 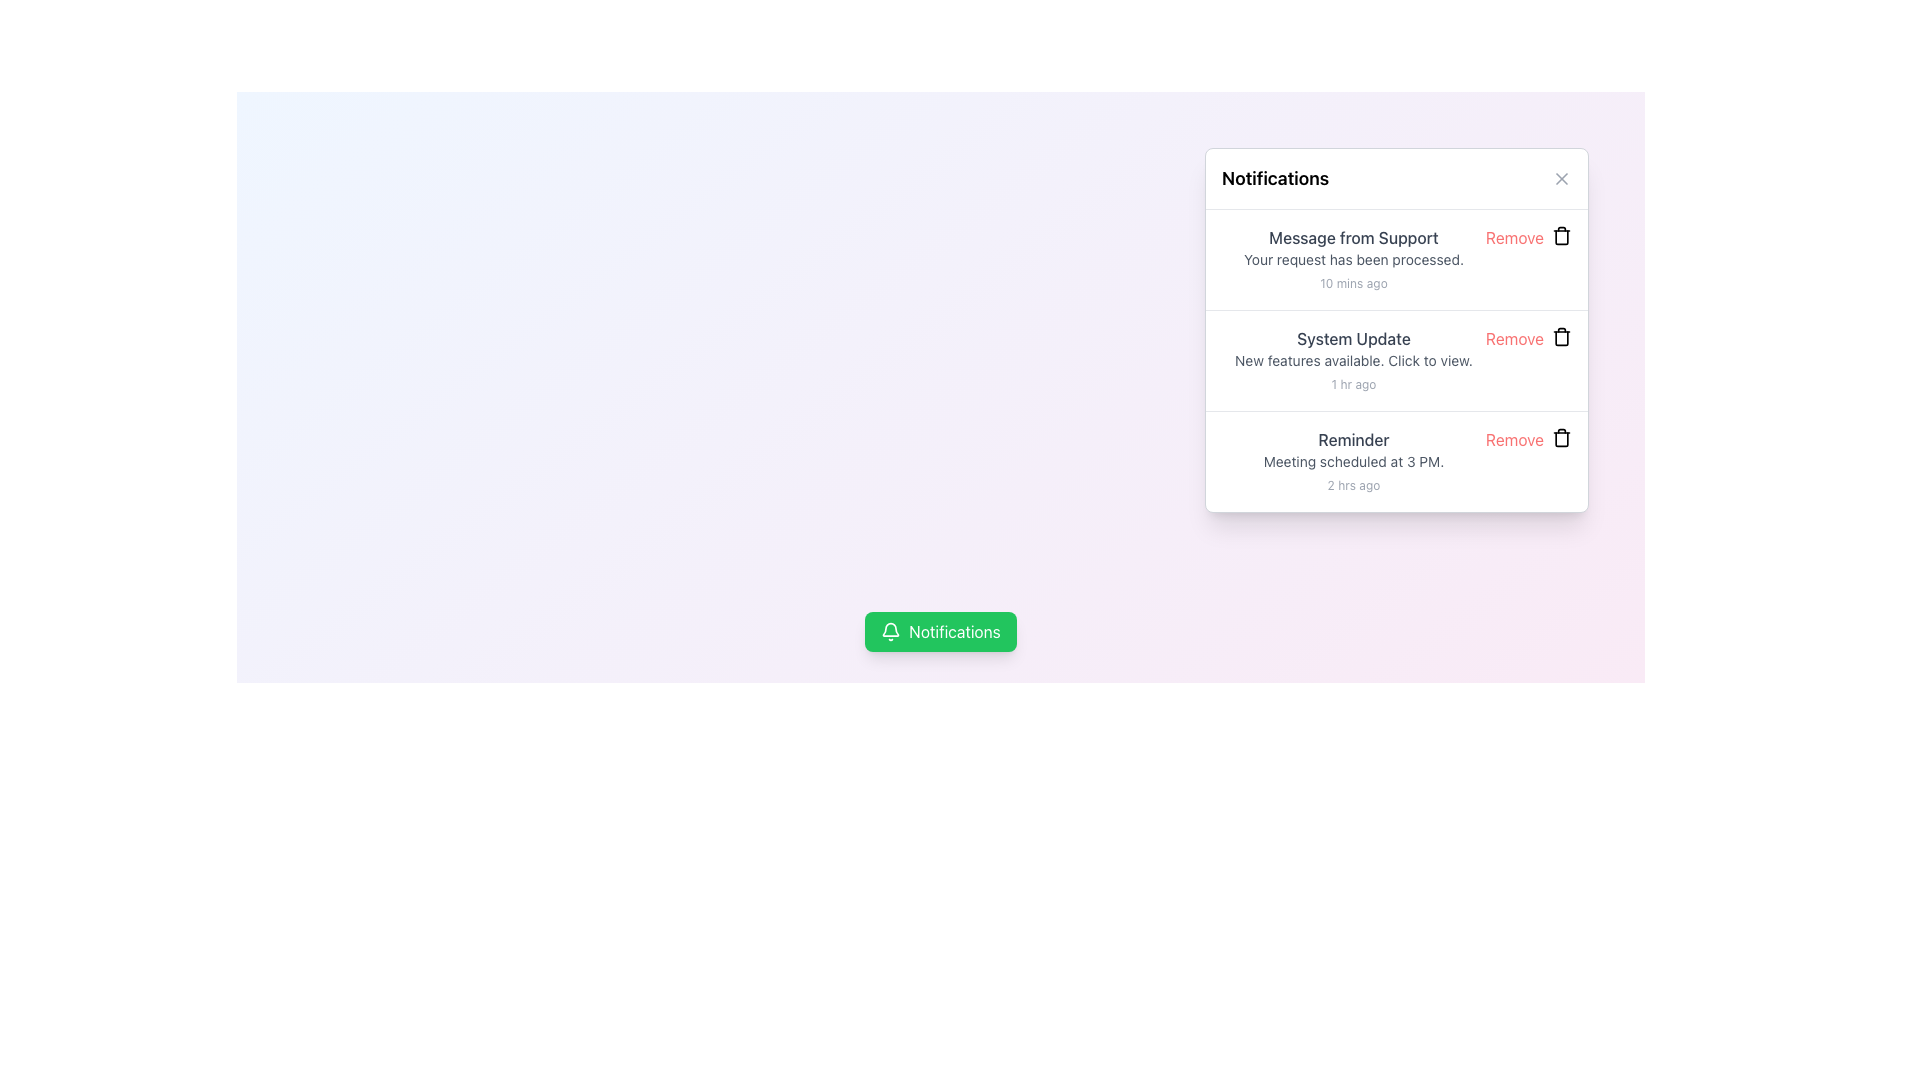 What do you see at coordinates (1515, 438) in the screenshot?
I see `the hyperlink styled as a button located at the top-right area of the third notification item` at bounding box center [1515, 438].